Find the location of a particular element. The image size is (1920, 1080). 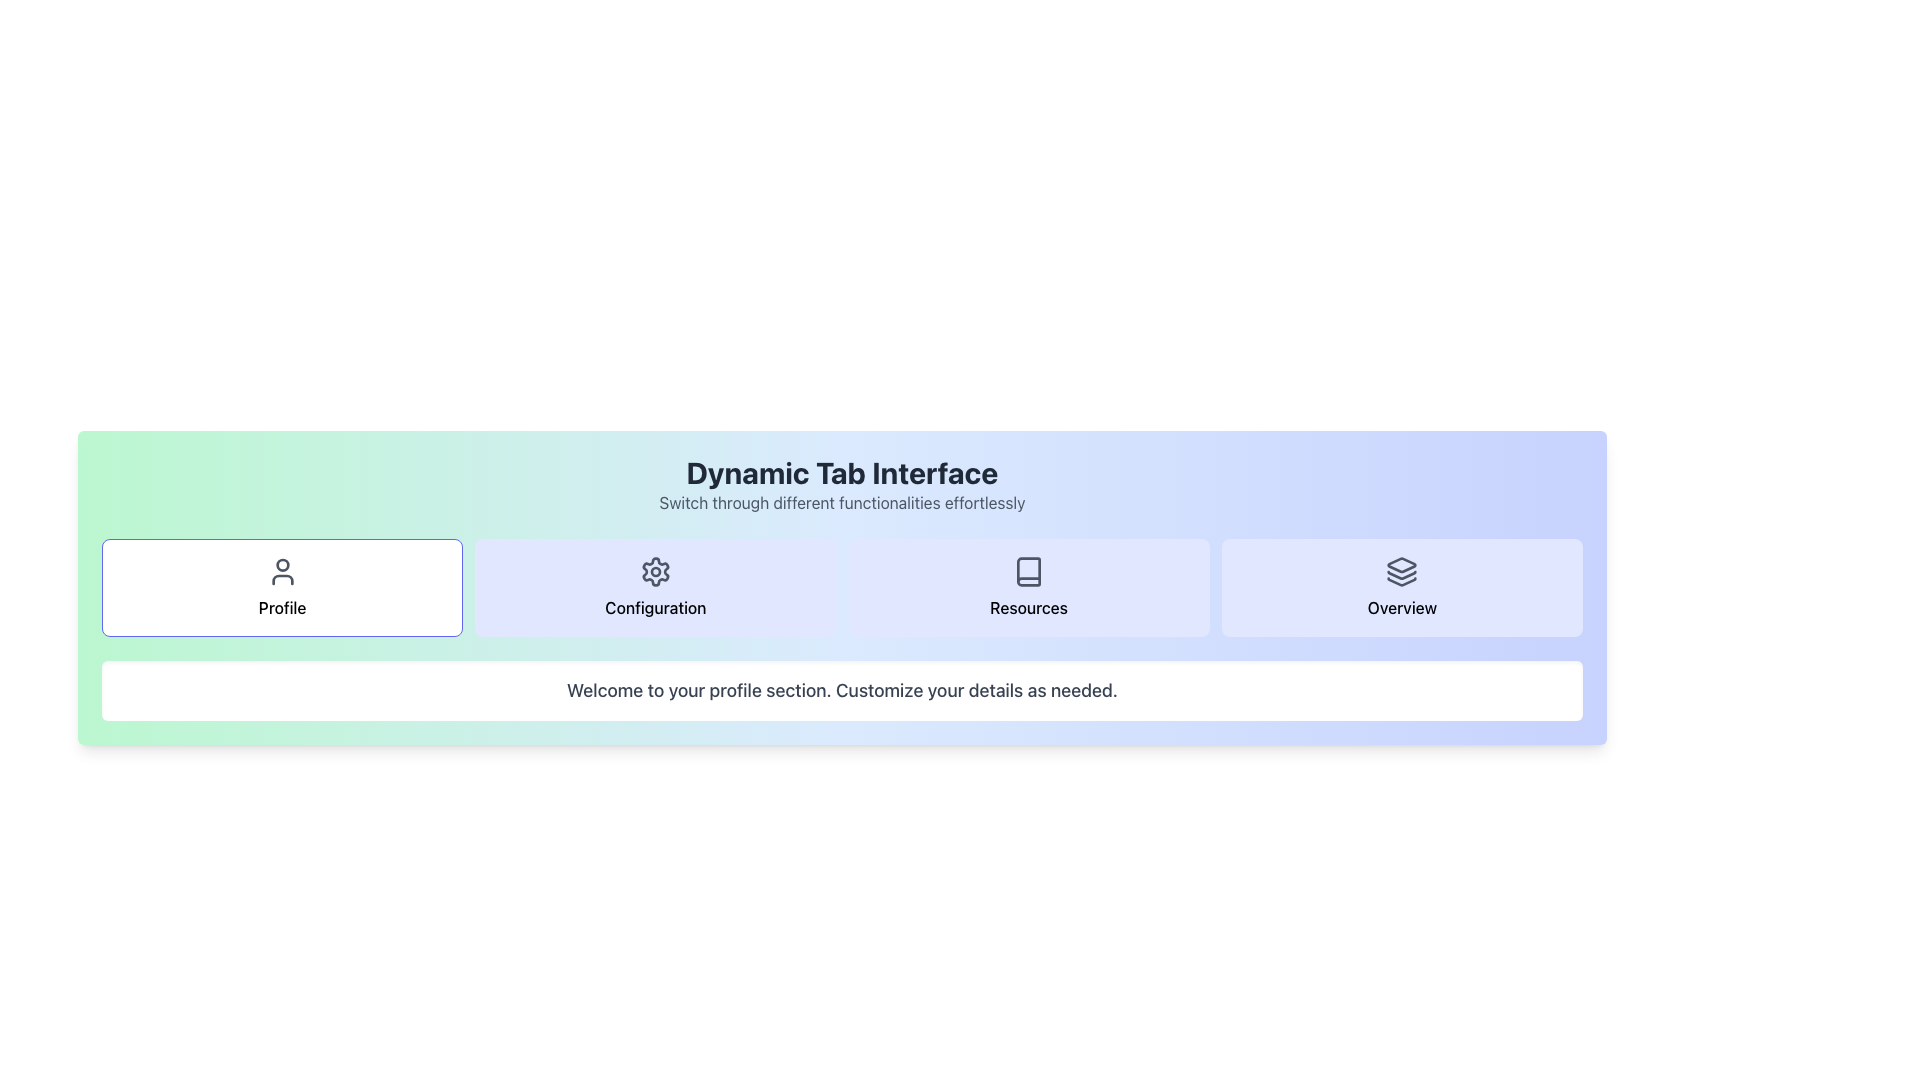

the circular graphical component located at the center of the head of the human icon within the 'Profile' tab is located at coordinates (281, 565).